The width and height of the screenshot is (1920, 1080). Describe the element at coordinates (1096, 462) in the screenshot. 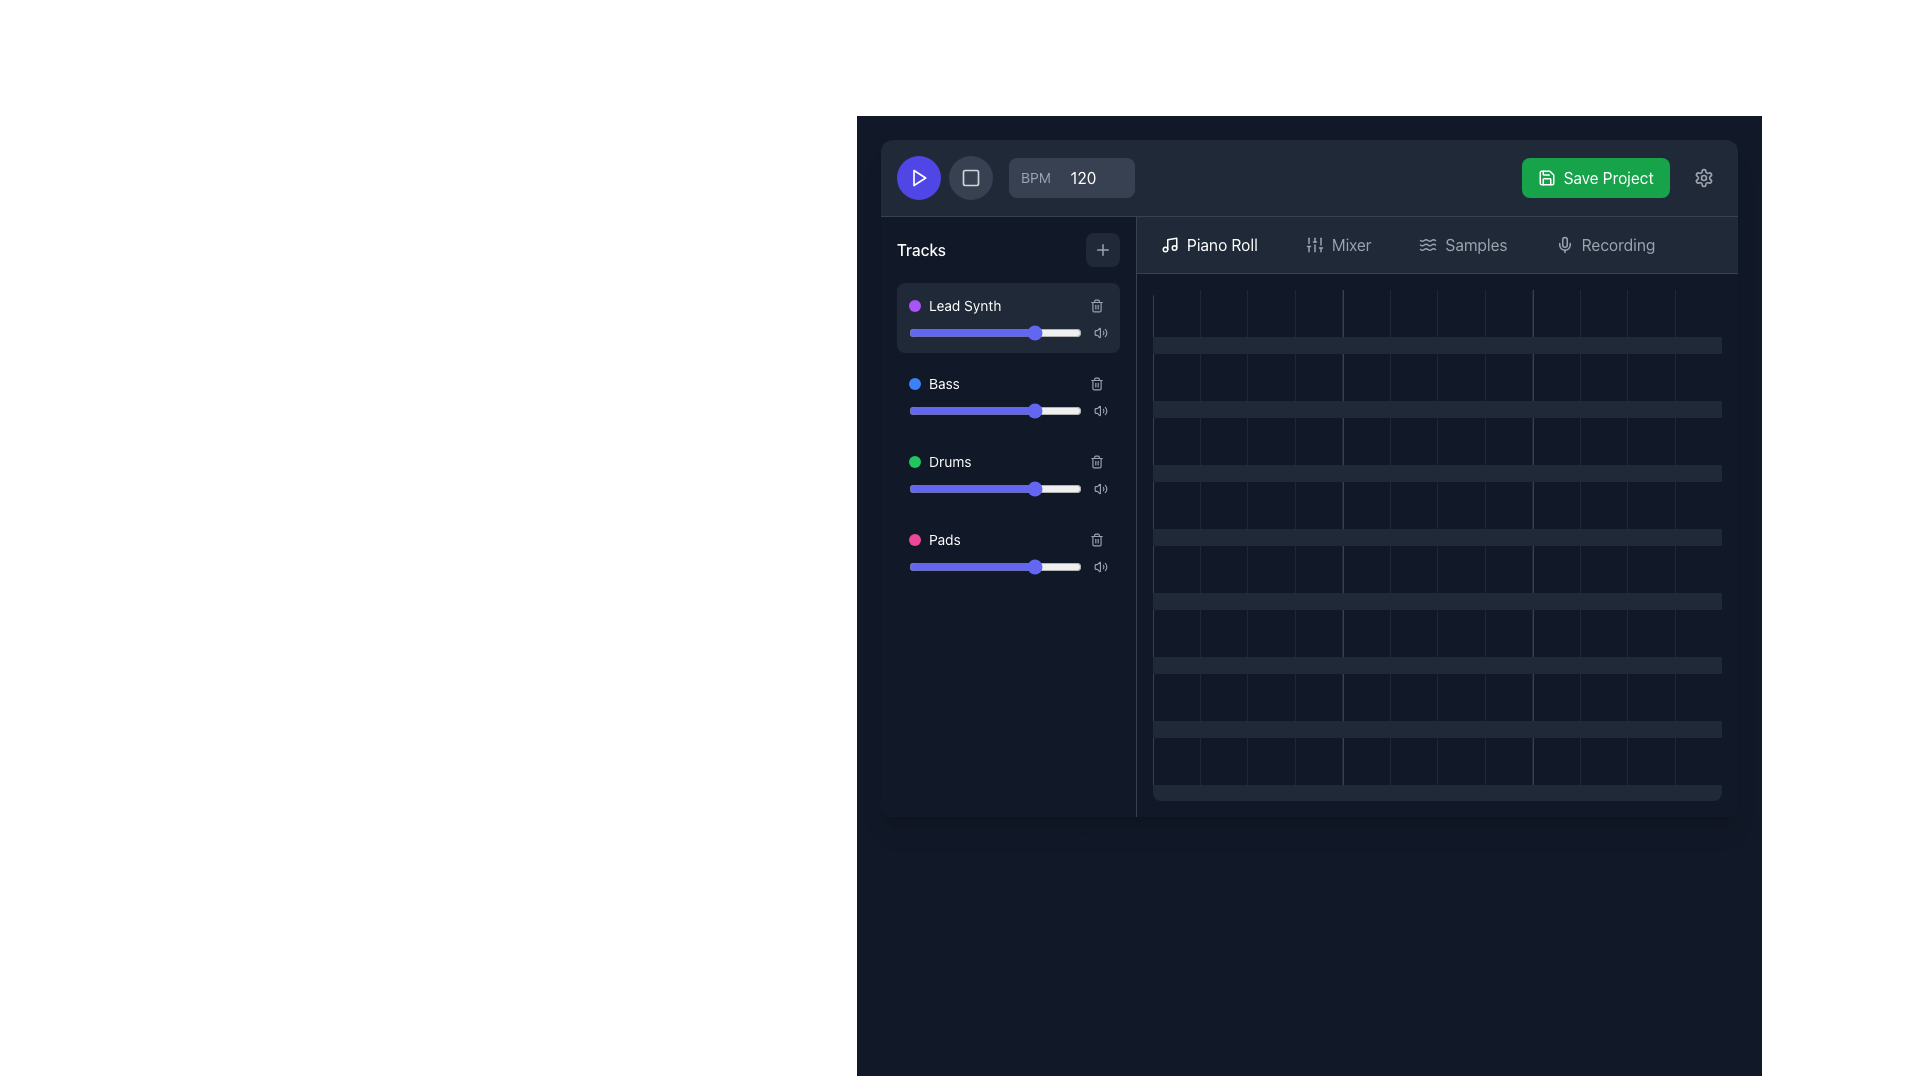

I see `the trash can icon located in the 'Drums' track's functional area` at that location.